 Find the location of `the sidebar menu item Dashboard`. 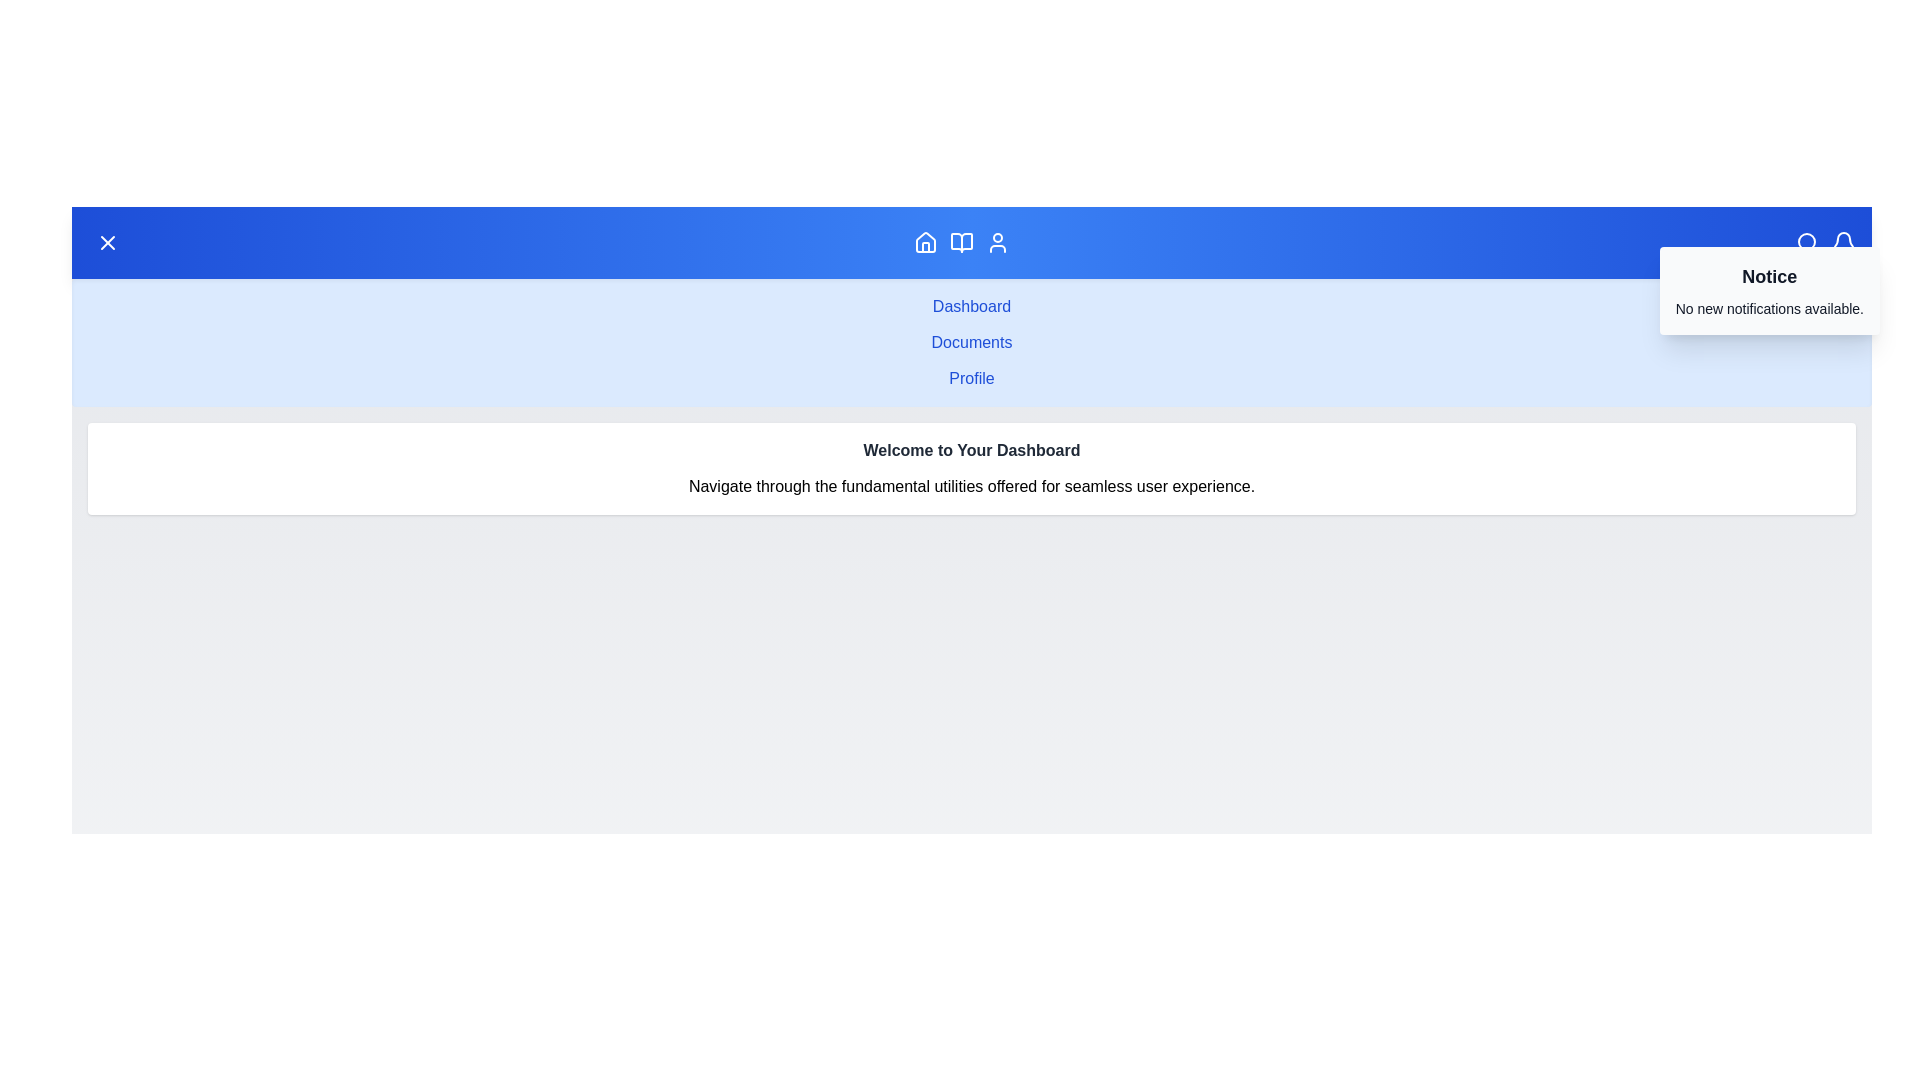

the sidebar menu item Dashboard is located at coordinates (86, 307).